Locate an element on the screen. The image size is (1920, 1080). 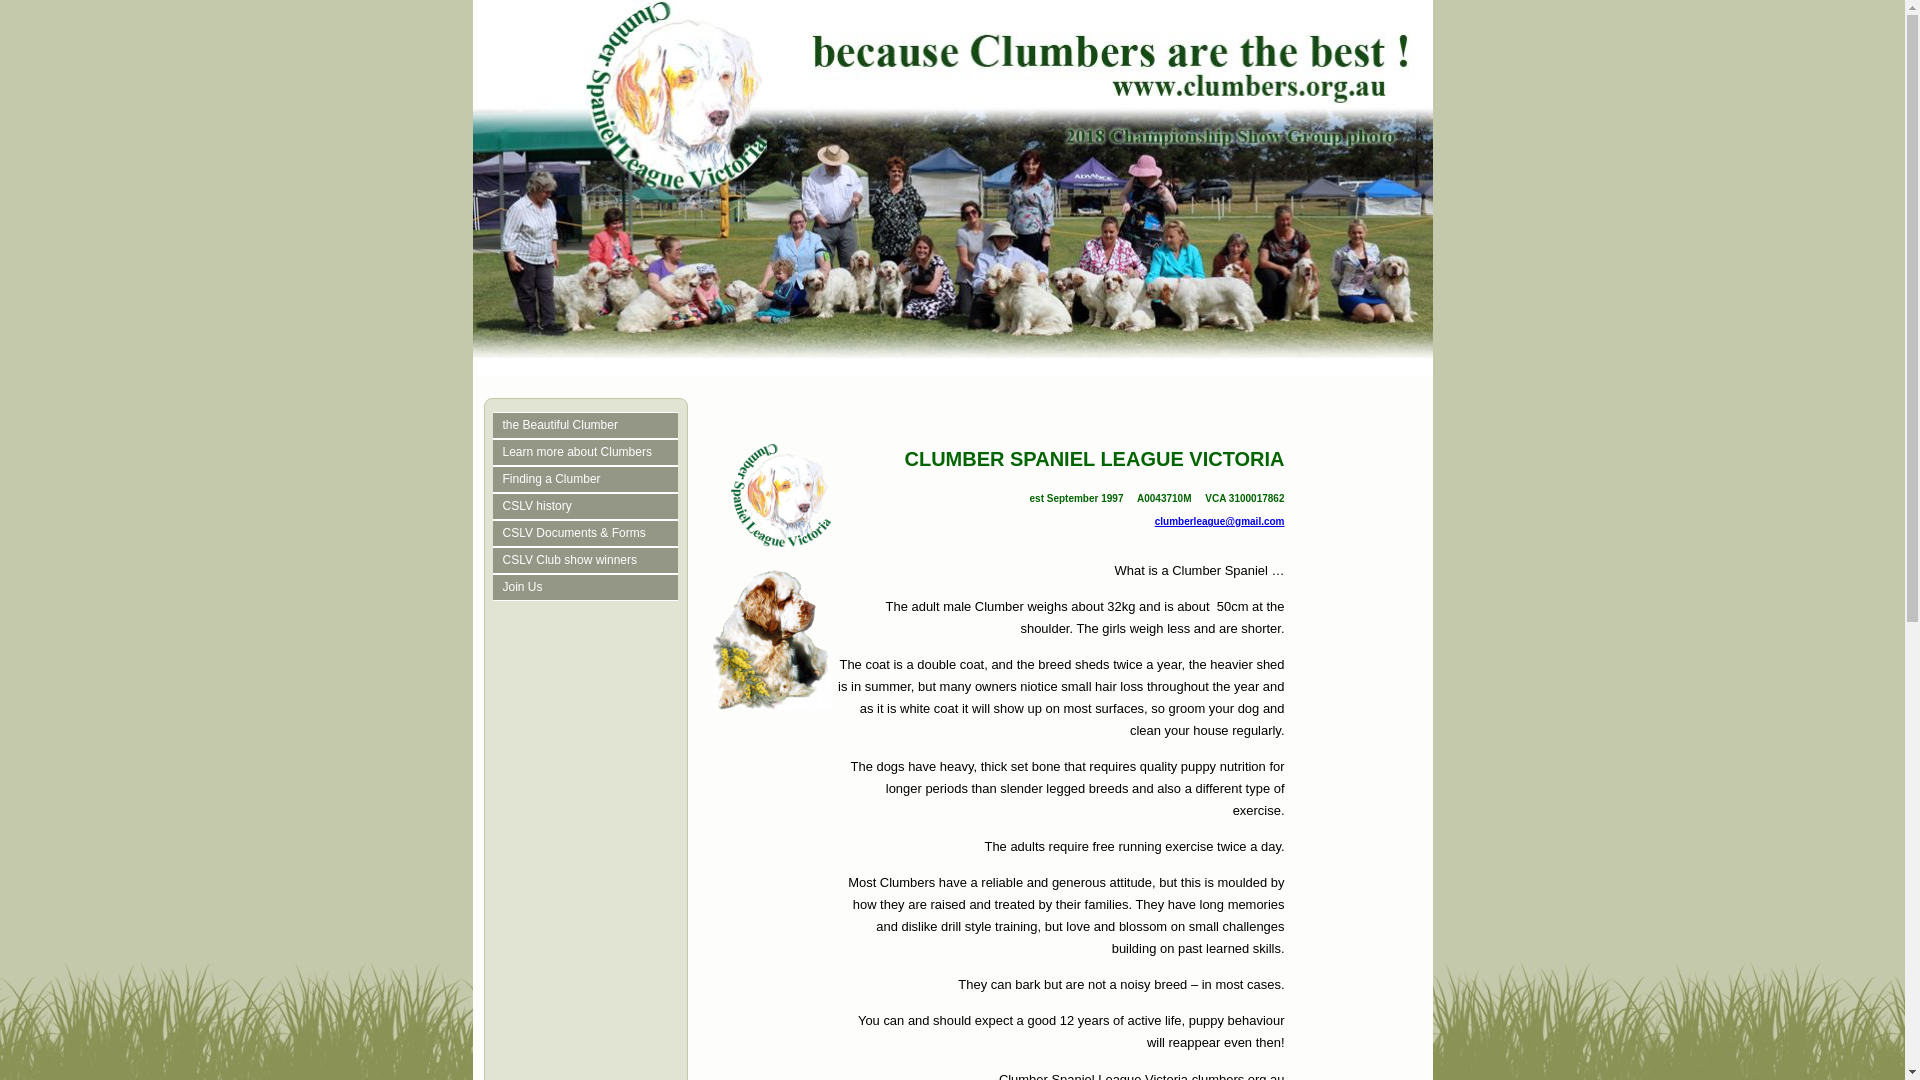
'Learn more about Clumbers' is located at coordinates (588, 452).